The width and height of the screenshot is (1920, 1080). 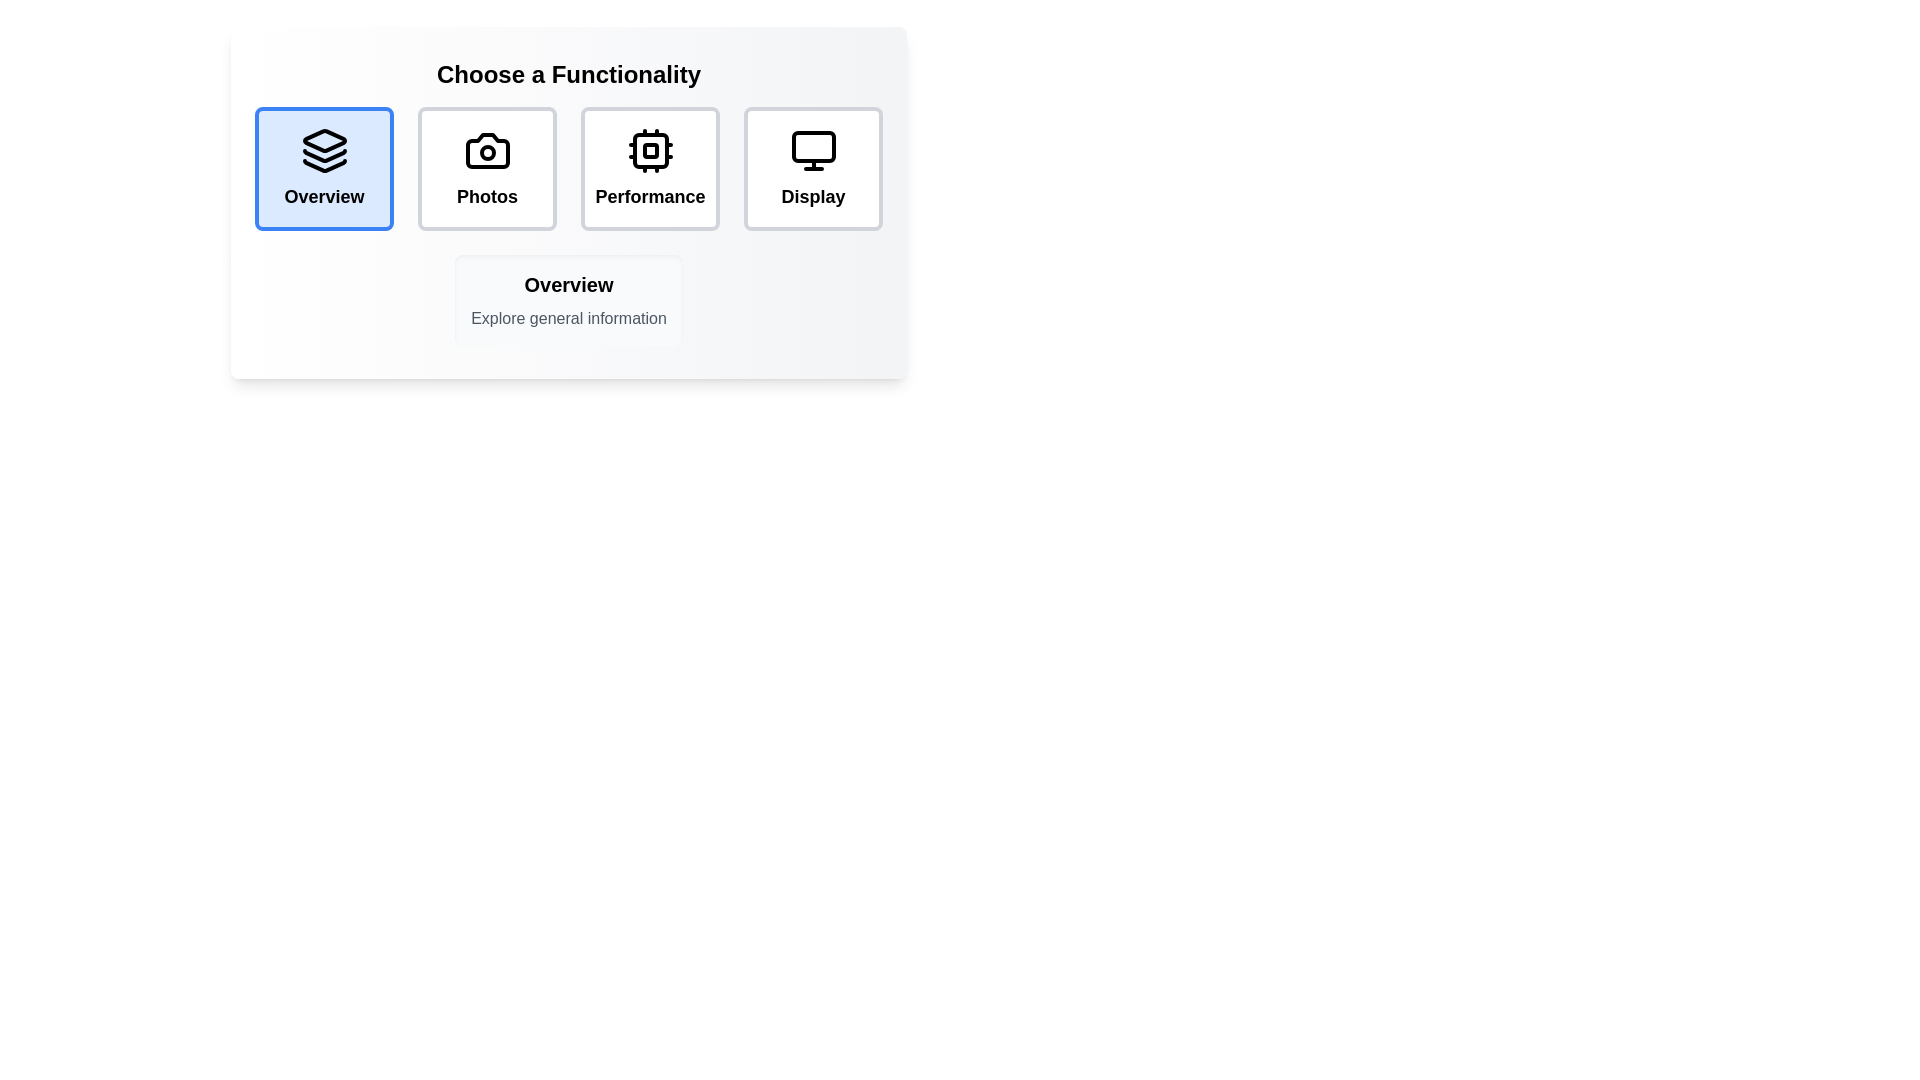 What do you see at coordinates (324, 168) in the screenshot?
I see `the first button in the row of four buttons labeled 'Choose a Functionality'` at bounding box center [324, 168].